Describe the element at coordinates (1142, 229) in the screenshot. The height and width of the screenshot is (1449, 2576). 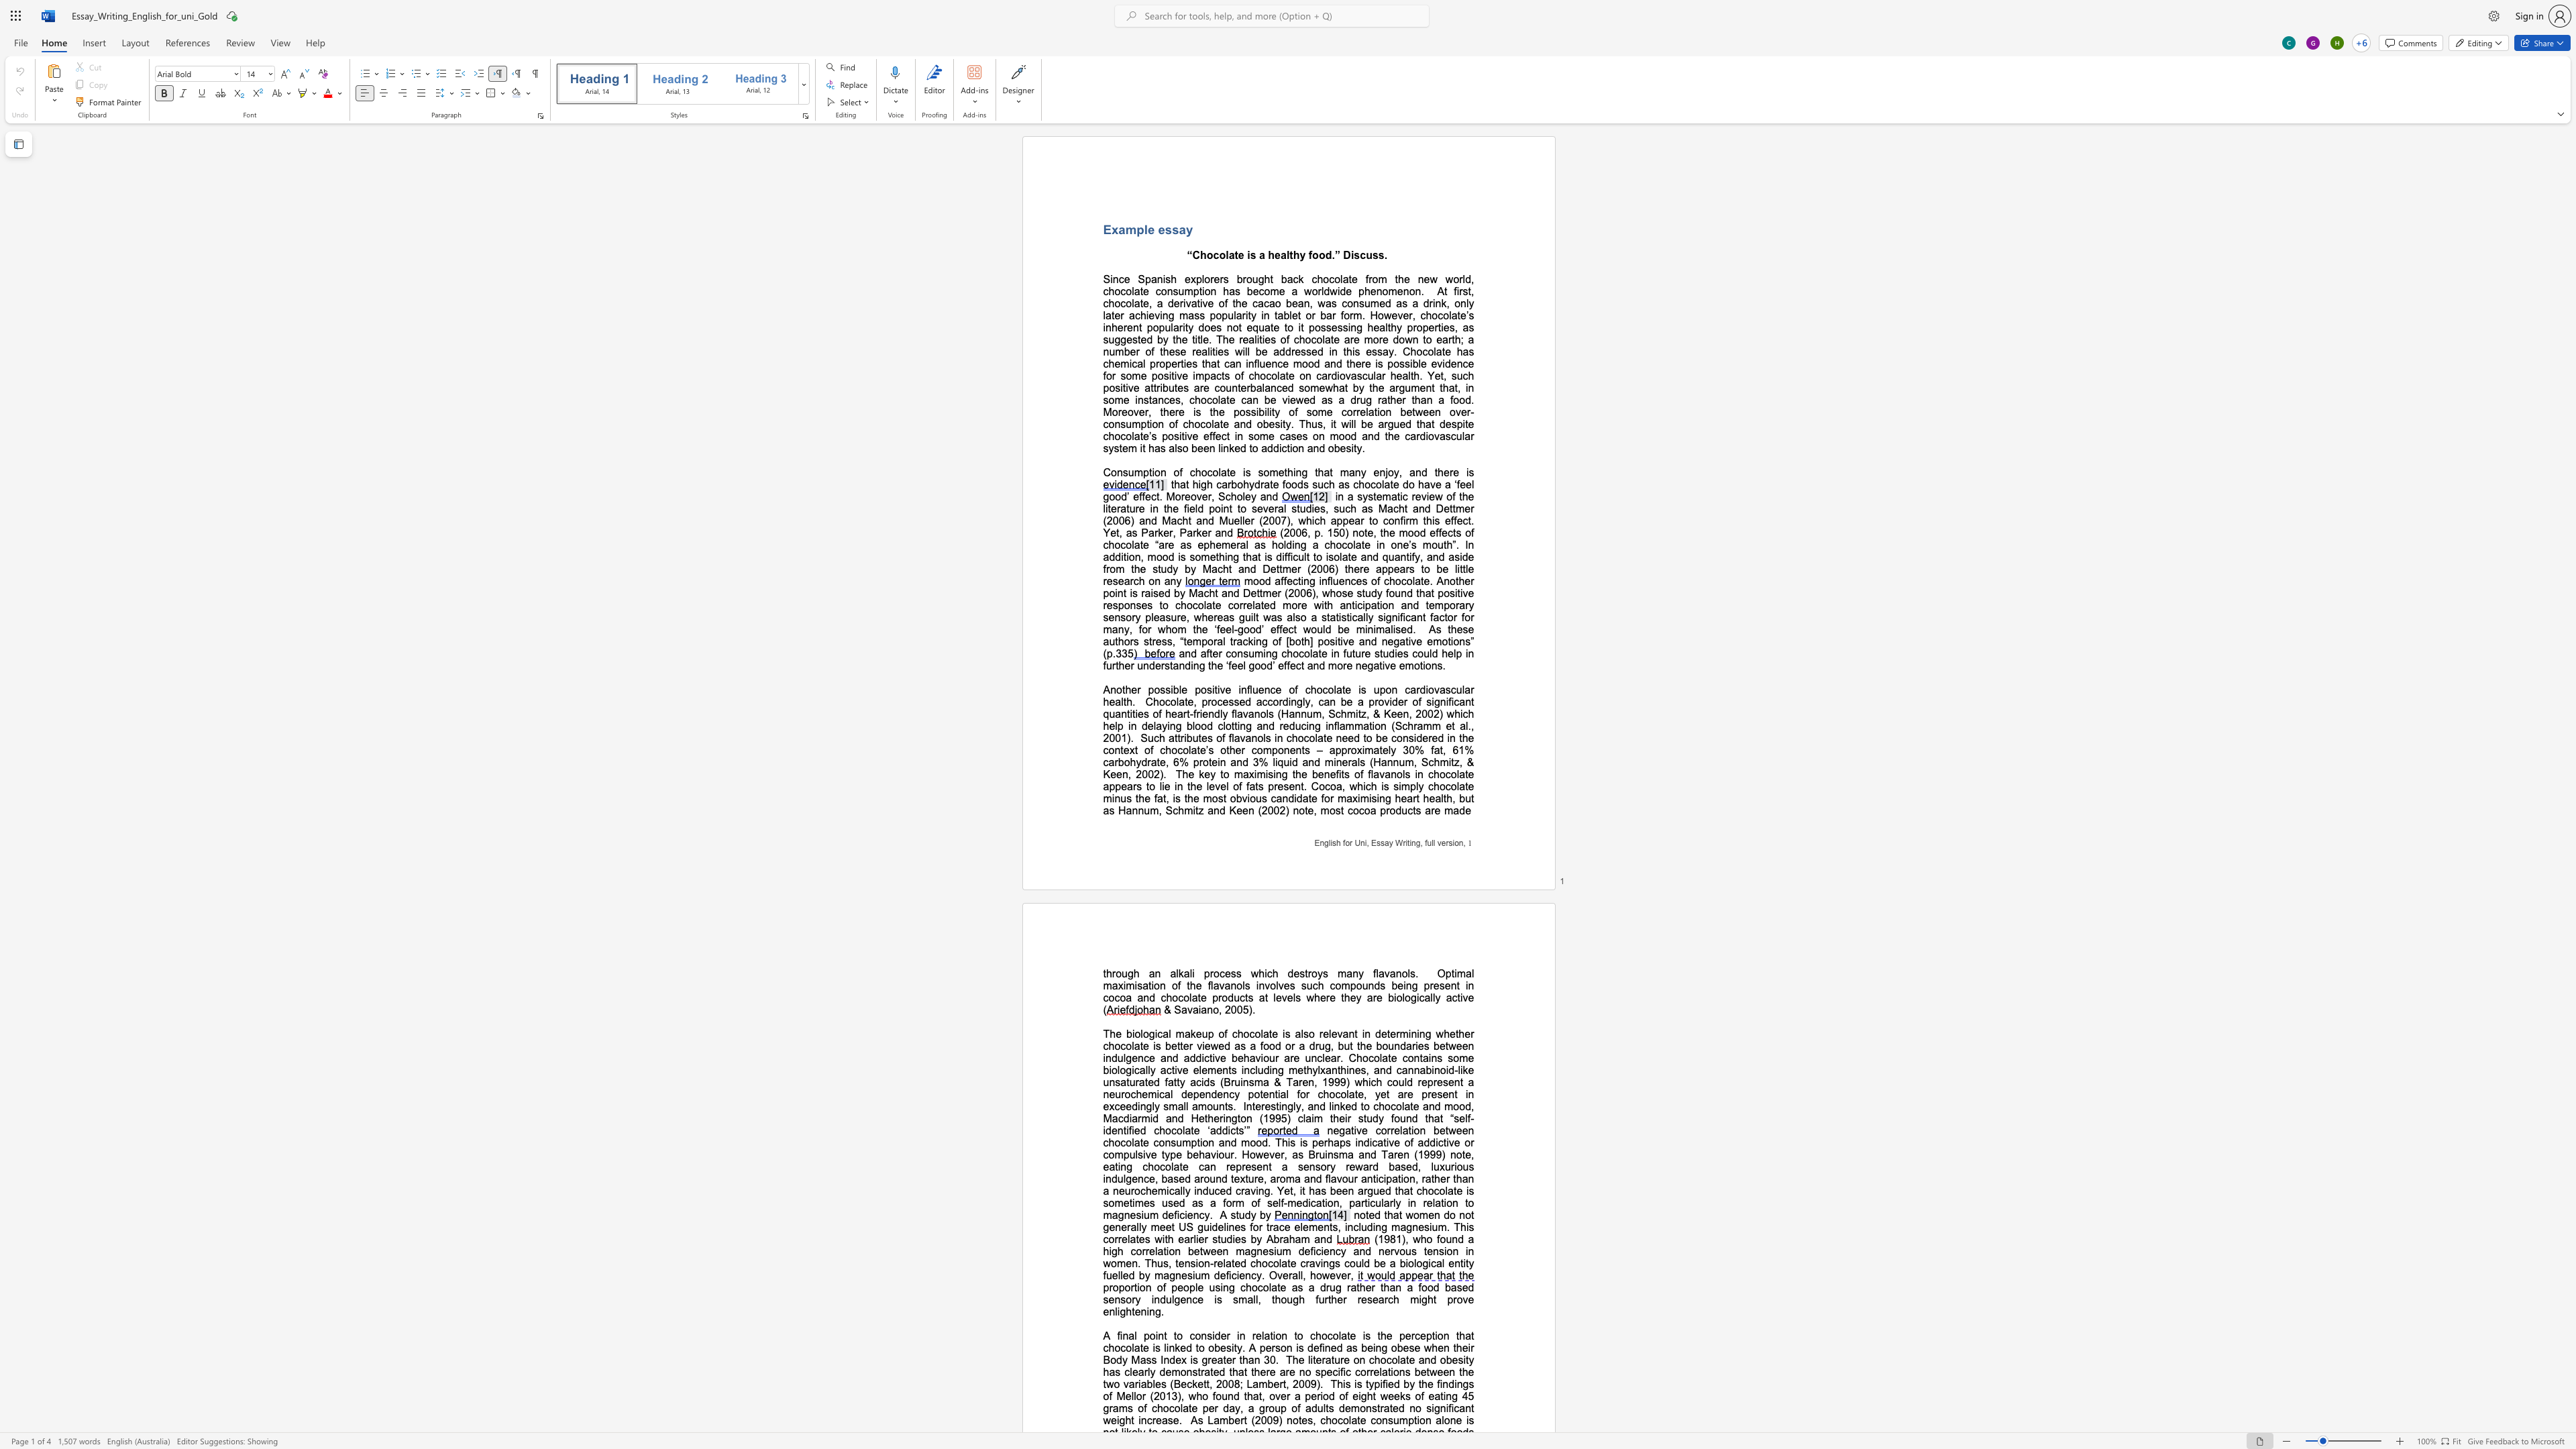
I see `the space between the continuous character "p" and "l" in the text` at that location.